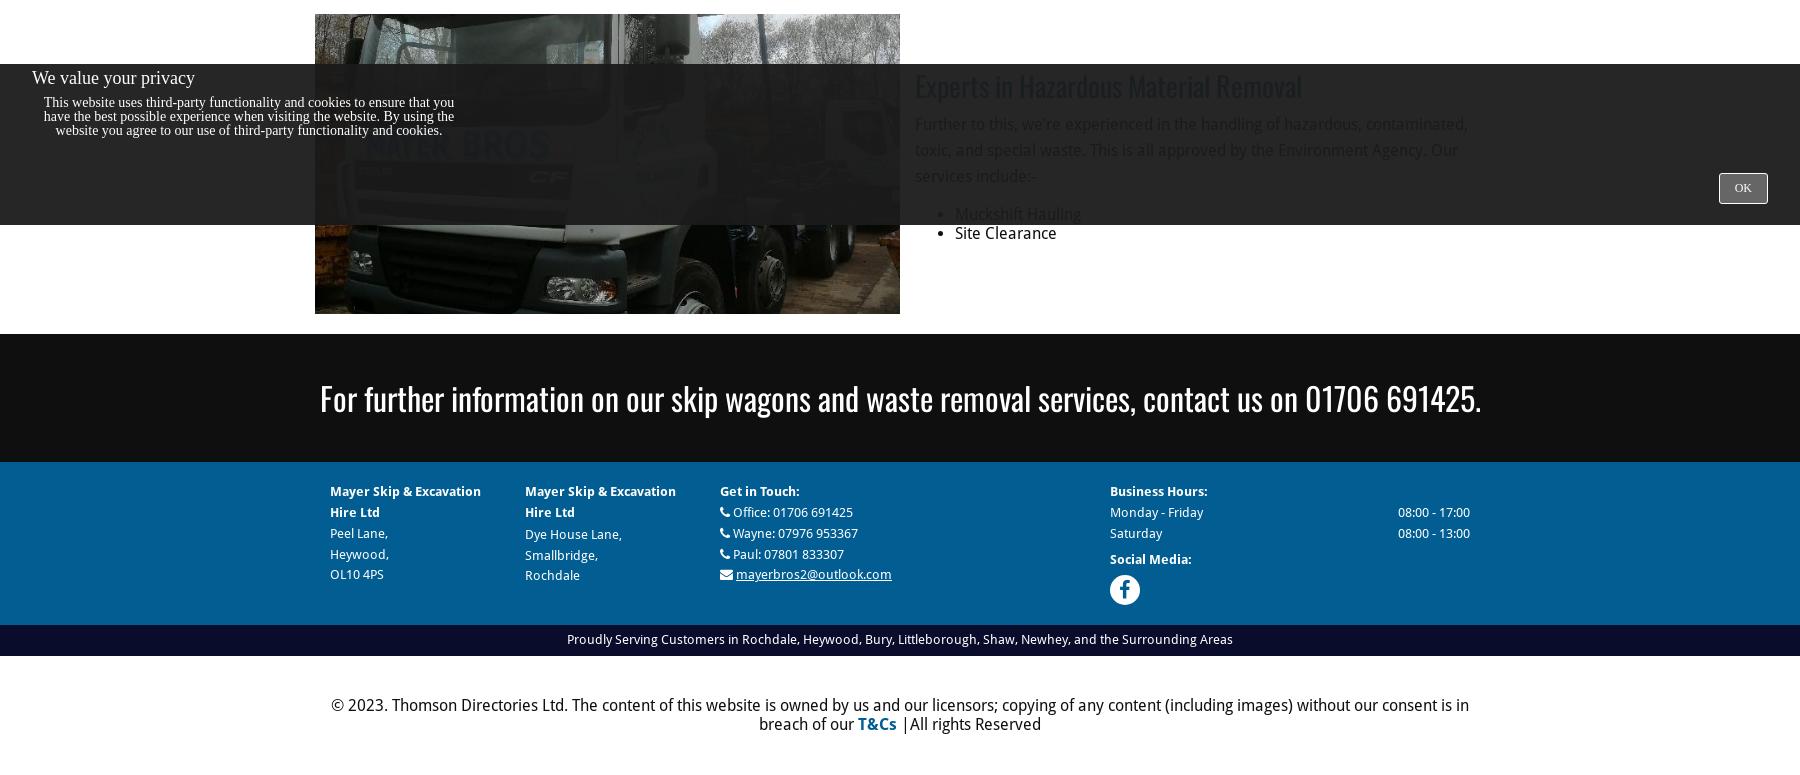 This screenshot has height=775, width=1800. I want to click on '08:00 - 17:00', so click(1395, 510).